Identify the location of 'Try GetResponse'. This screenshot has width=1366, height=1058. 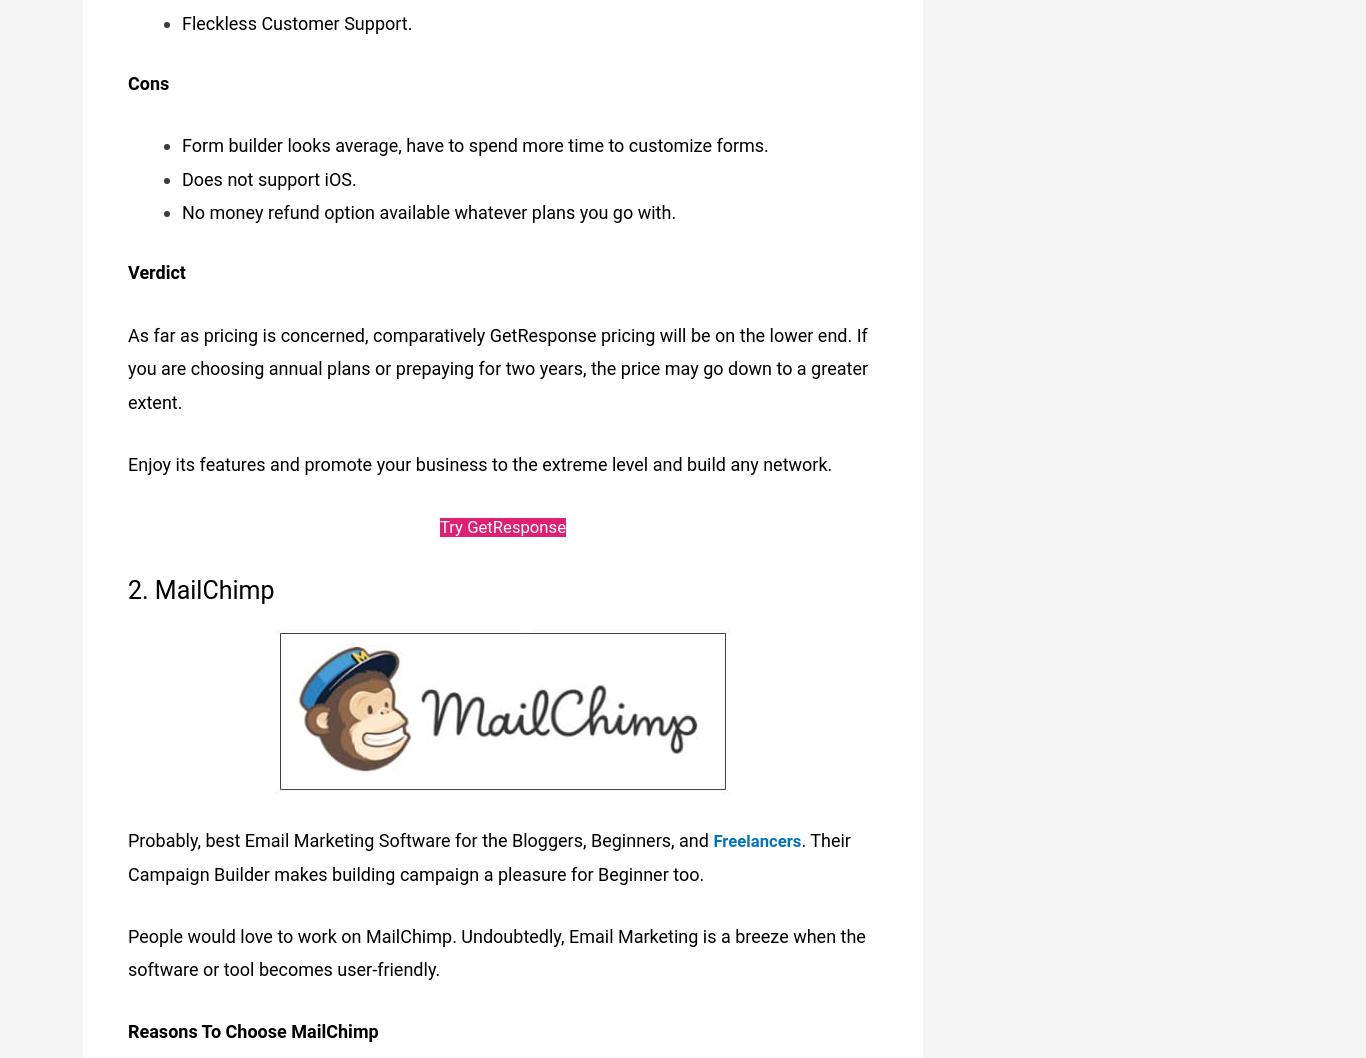
(432, 521).